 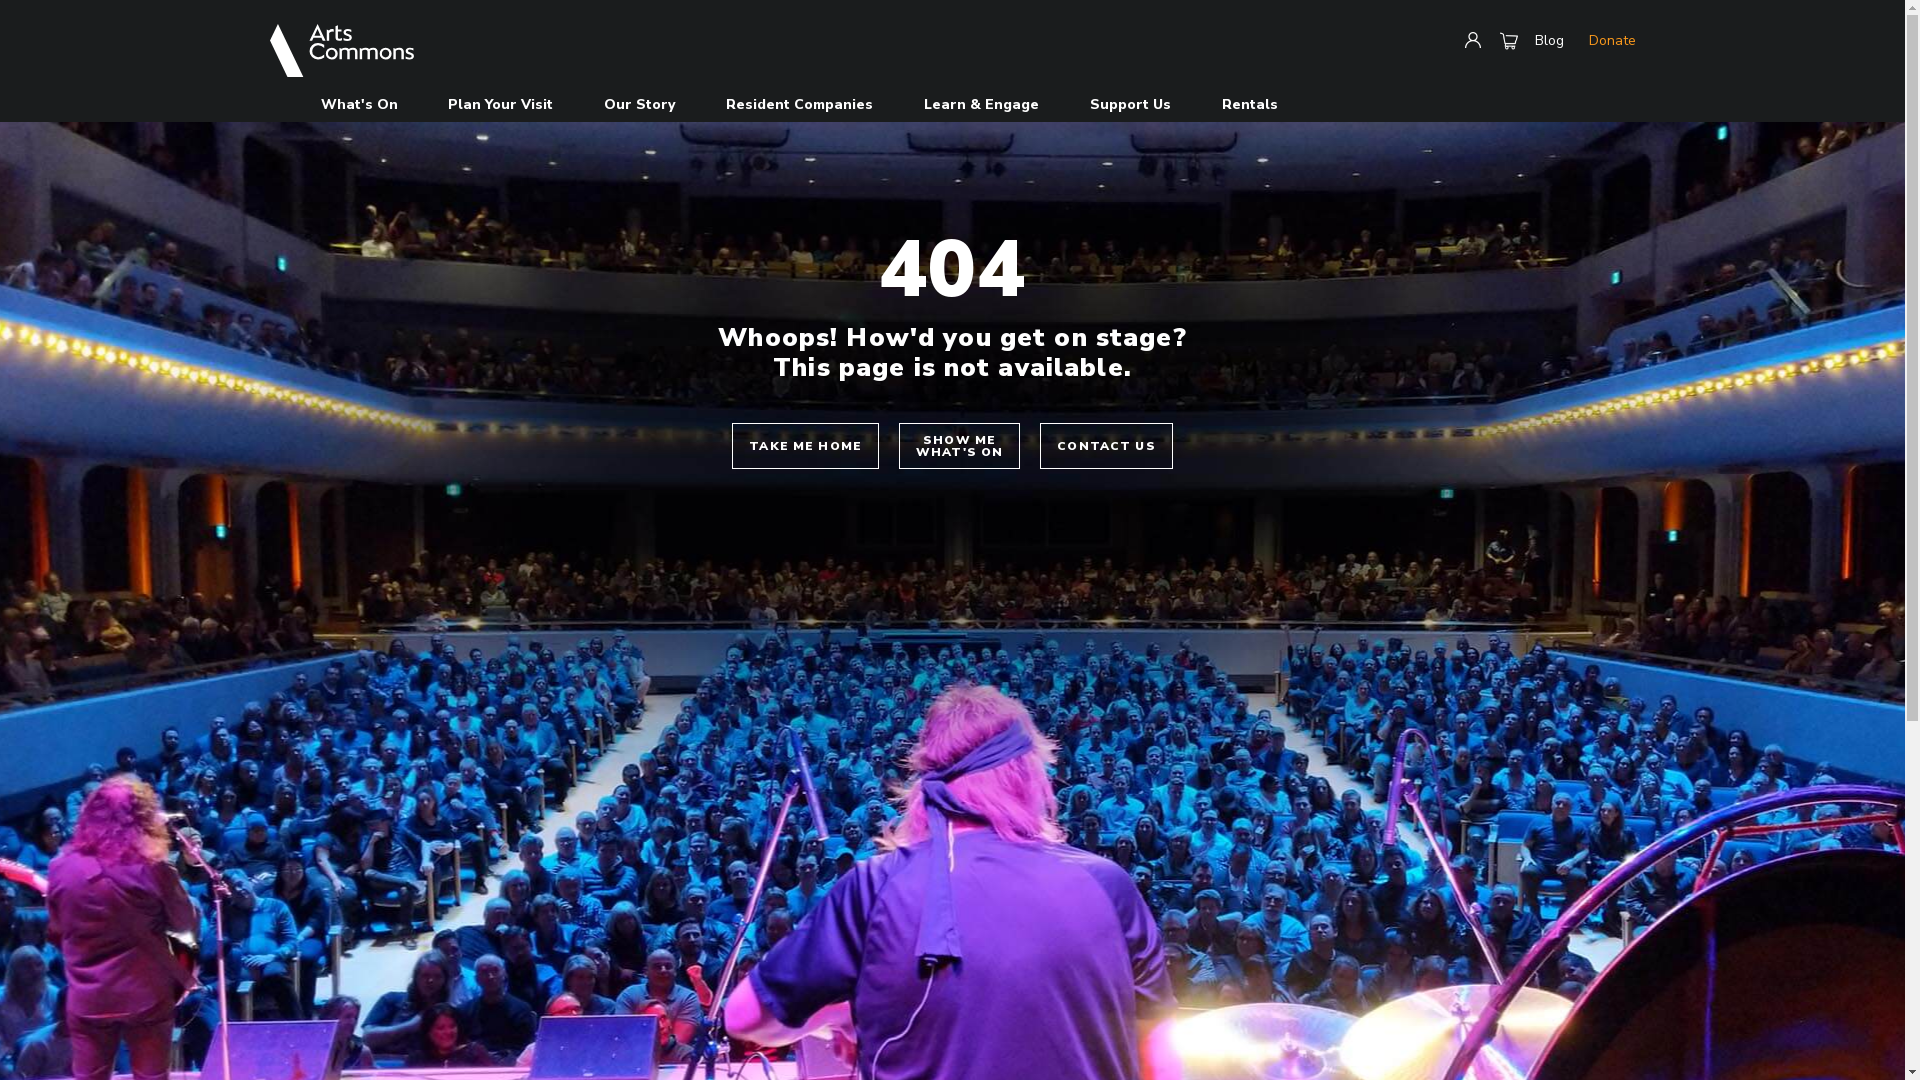 What do you see at coordinates (1248, 104) in the screenshot?
I see `'Rentals'` at bounding box center [1248, 104].